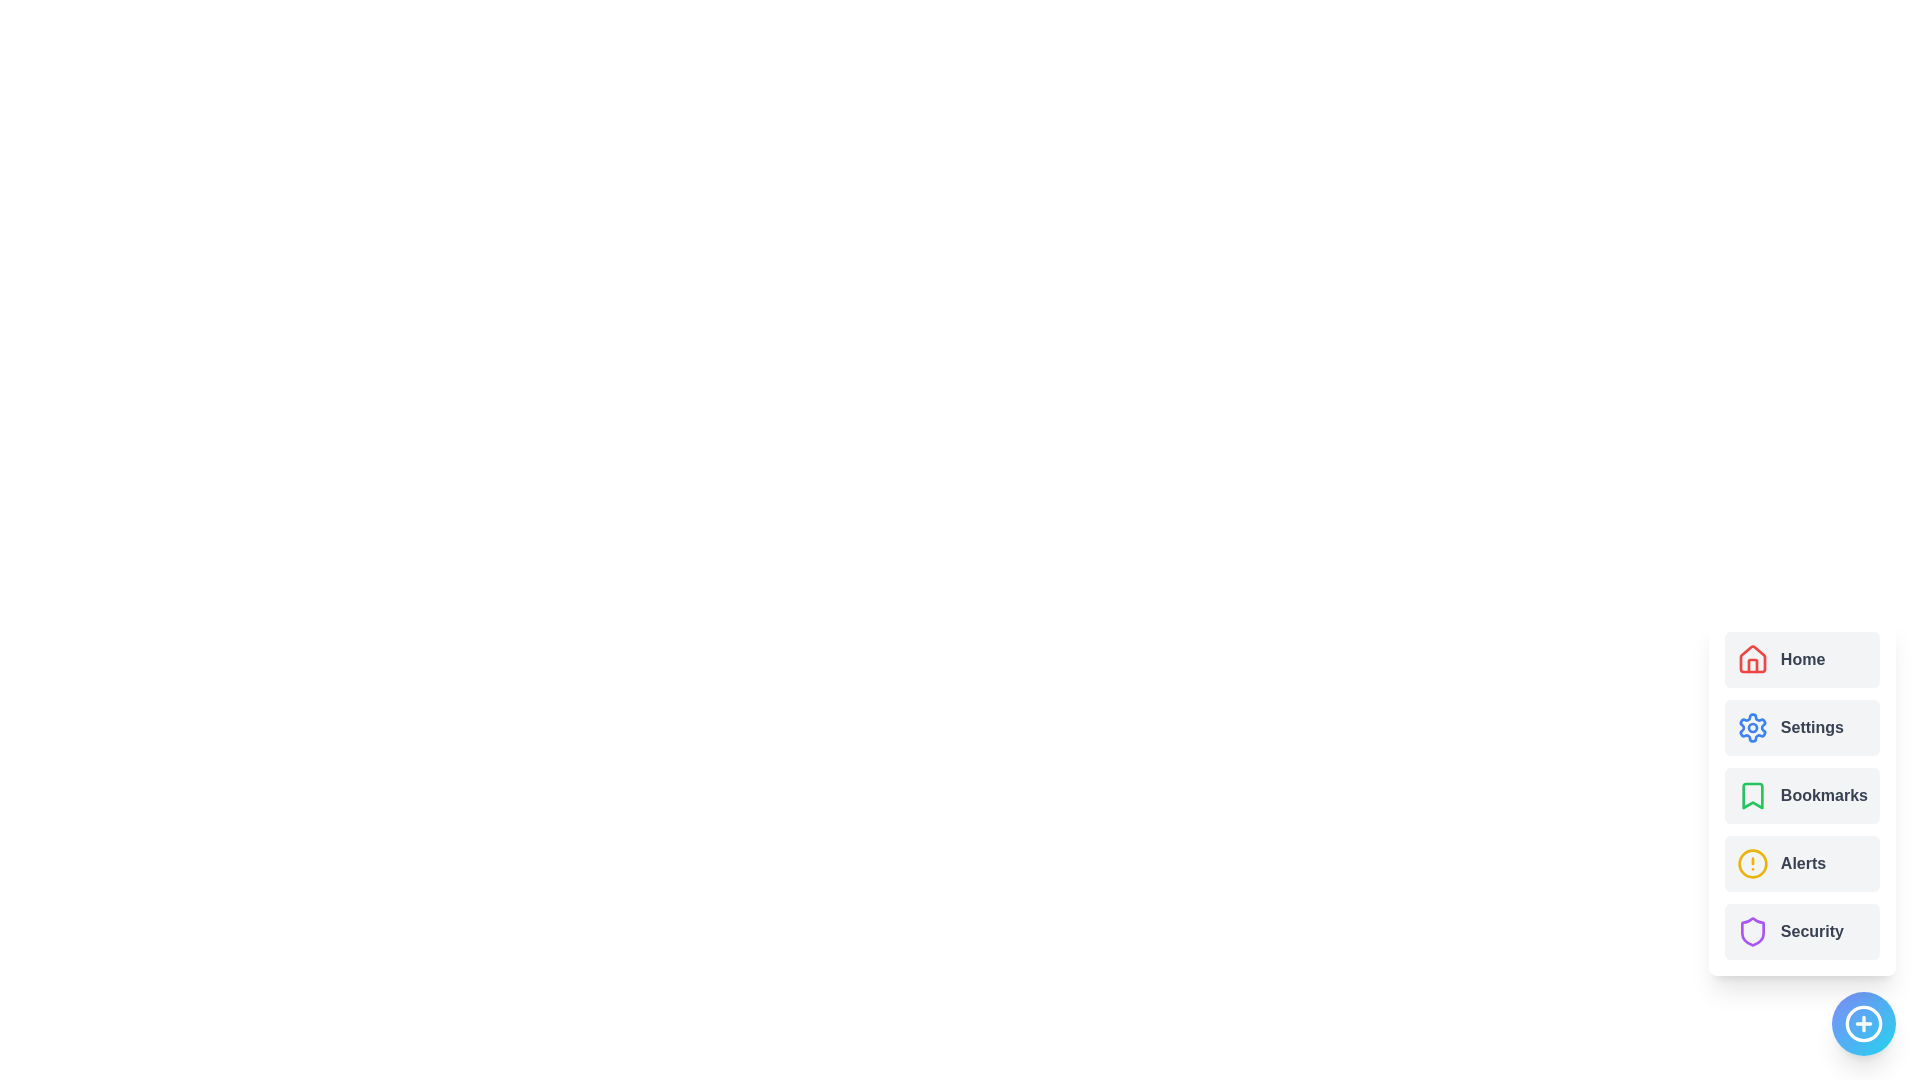 This screenshot has width=1920, height=1080. I want to click on the menu item Alerts from the ActionSpeedDial component, so click(1801, 863).